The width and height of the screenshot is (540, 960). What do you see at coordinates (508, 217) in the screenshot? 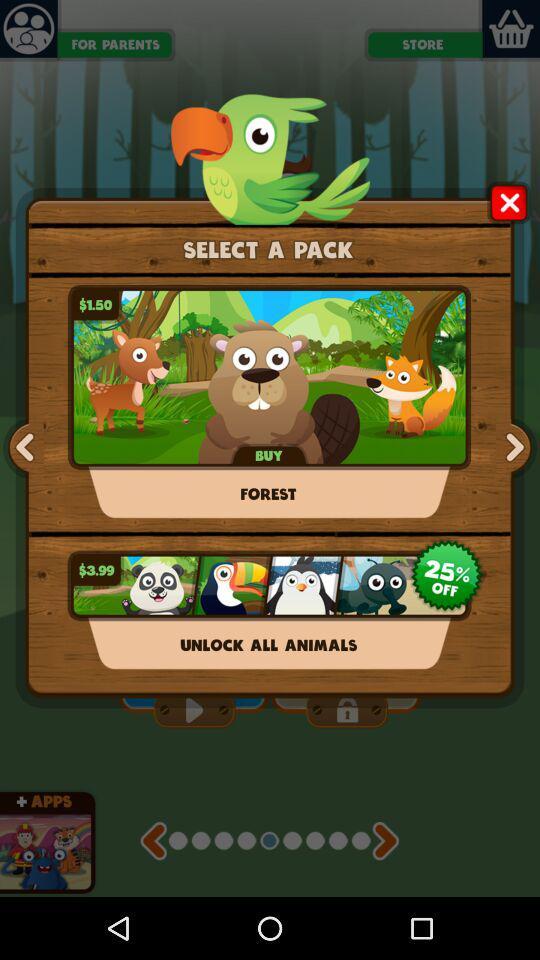
I see `the close icon` at bounding box center [508, 217].